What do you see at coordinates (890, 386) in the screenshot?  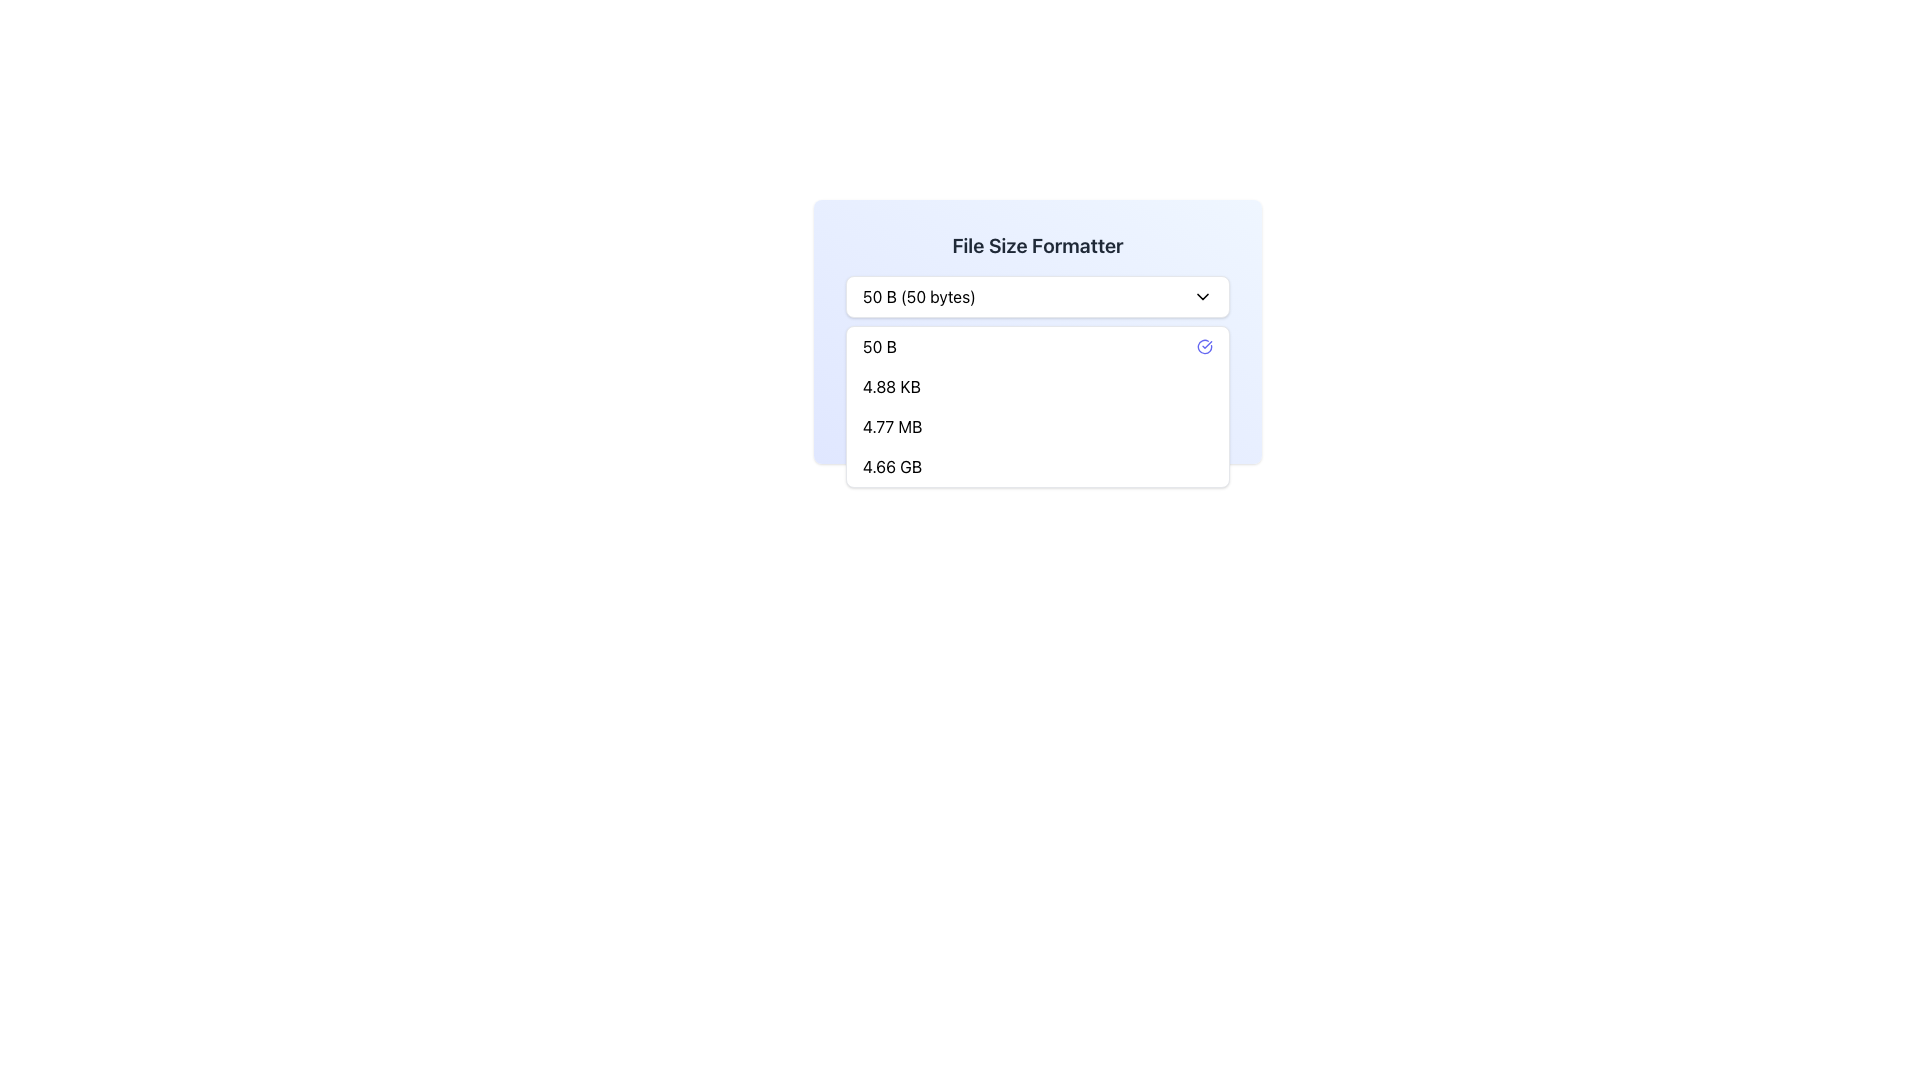 I see `the text label indicating the file size '4.88 KB' in the dropdown menu labeled 'File Size Formatter'` at bounding box center [890, 386].